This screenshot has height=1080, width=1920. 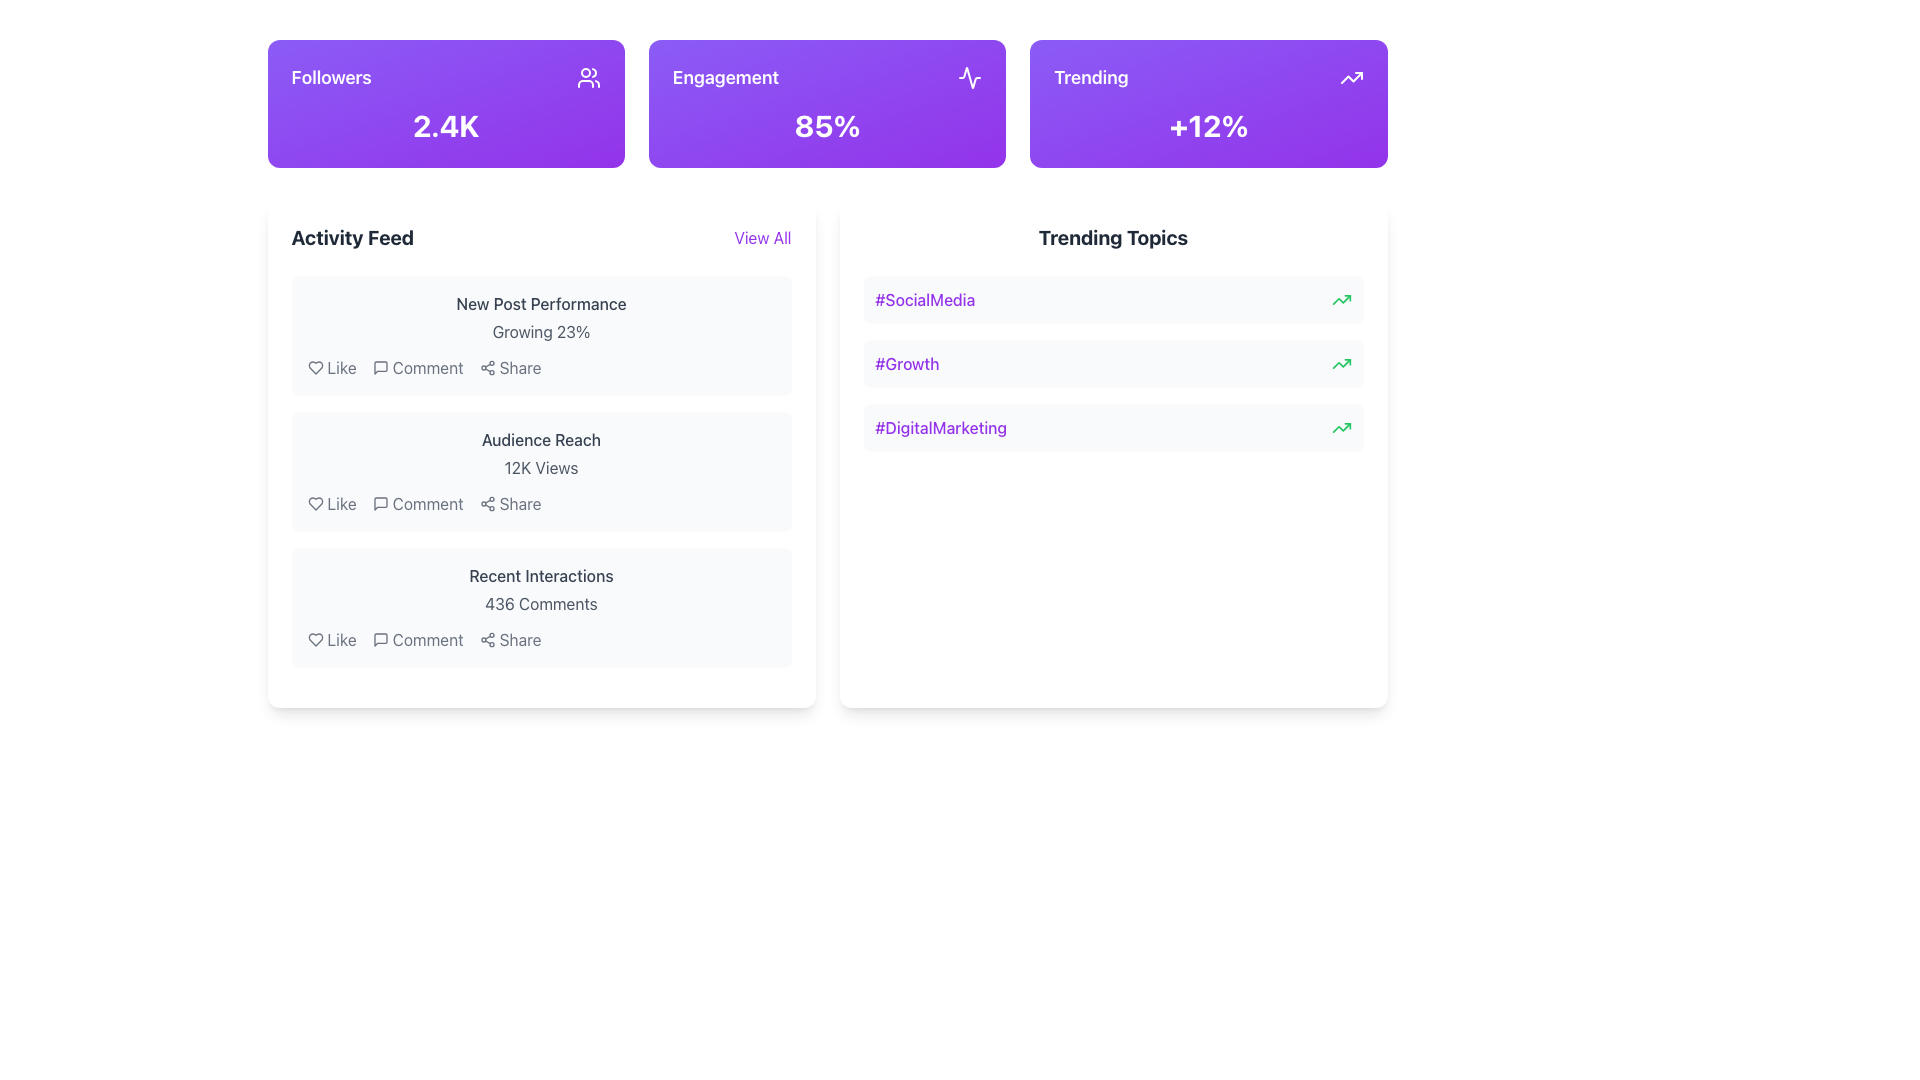 I want to click on the 'Like' Text Label located in the bottom area of the activity feed section, positioned next to the heart icon, for context about the 'Like' action, so click(x=342, y=640).